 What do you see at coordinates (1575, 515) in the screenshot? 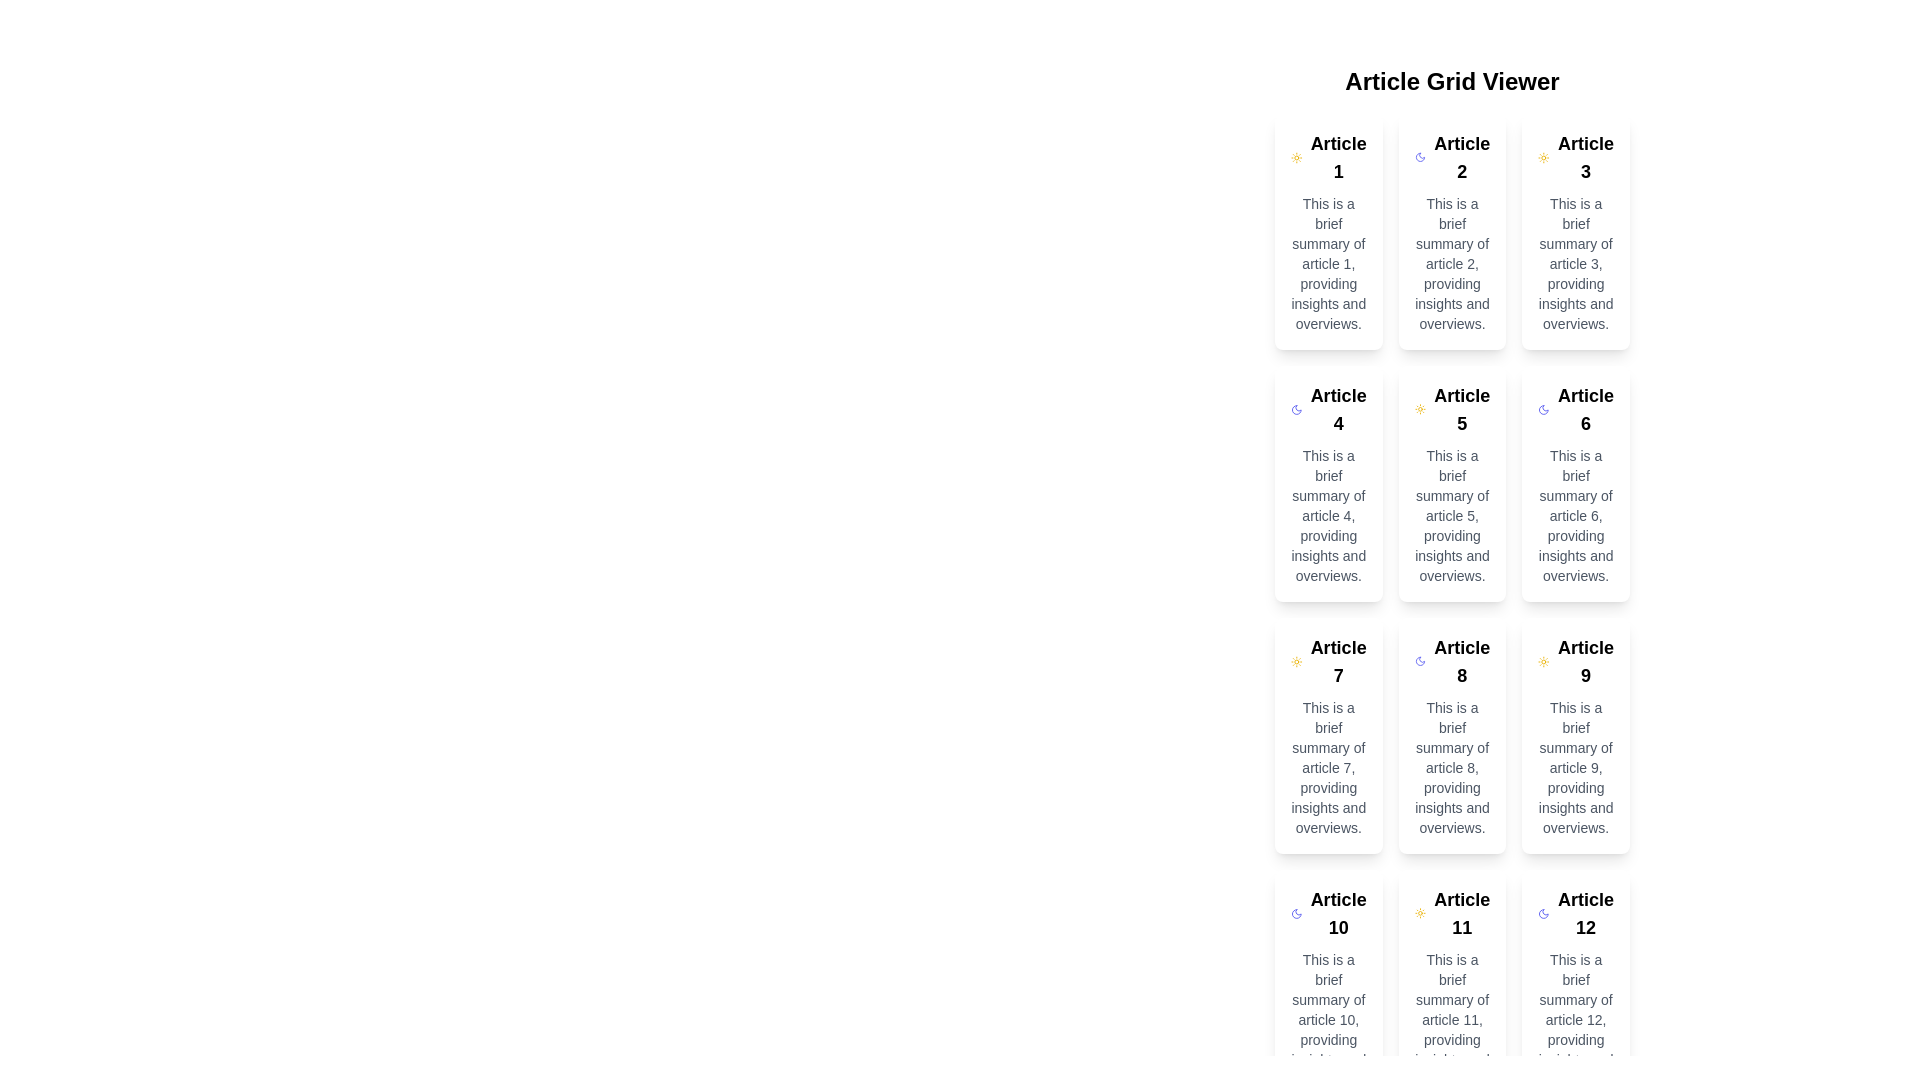
I see `the text block that provides a summary of 'Article 6', located in the third column and second row of the article grid` at bounding box center [1575, 515].